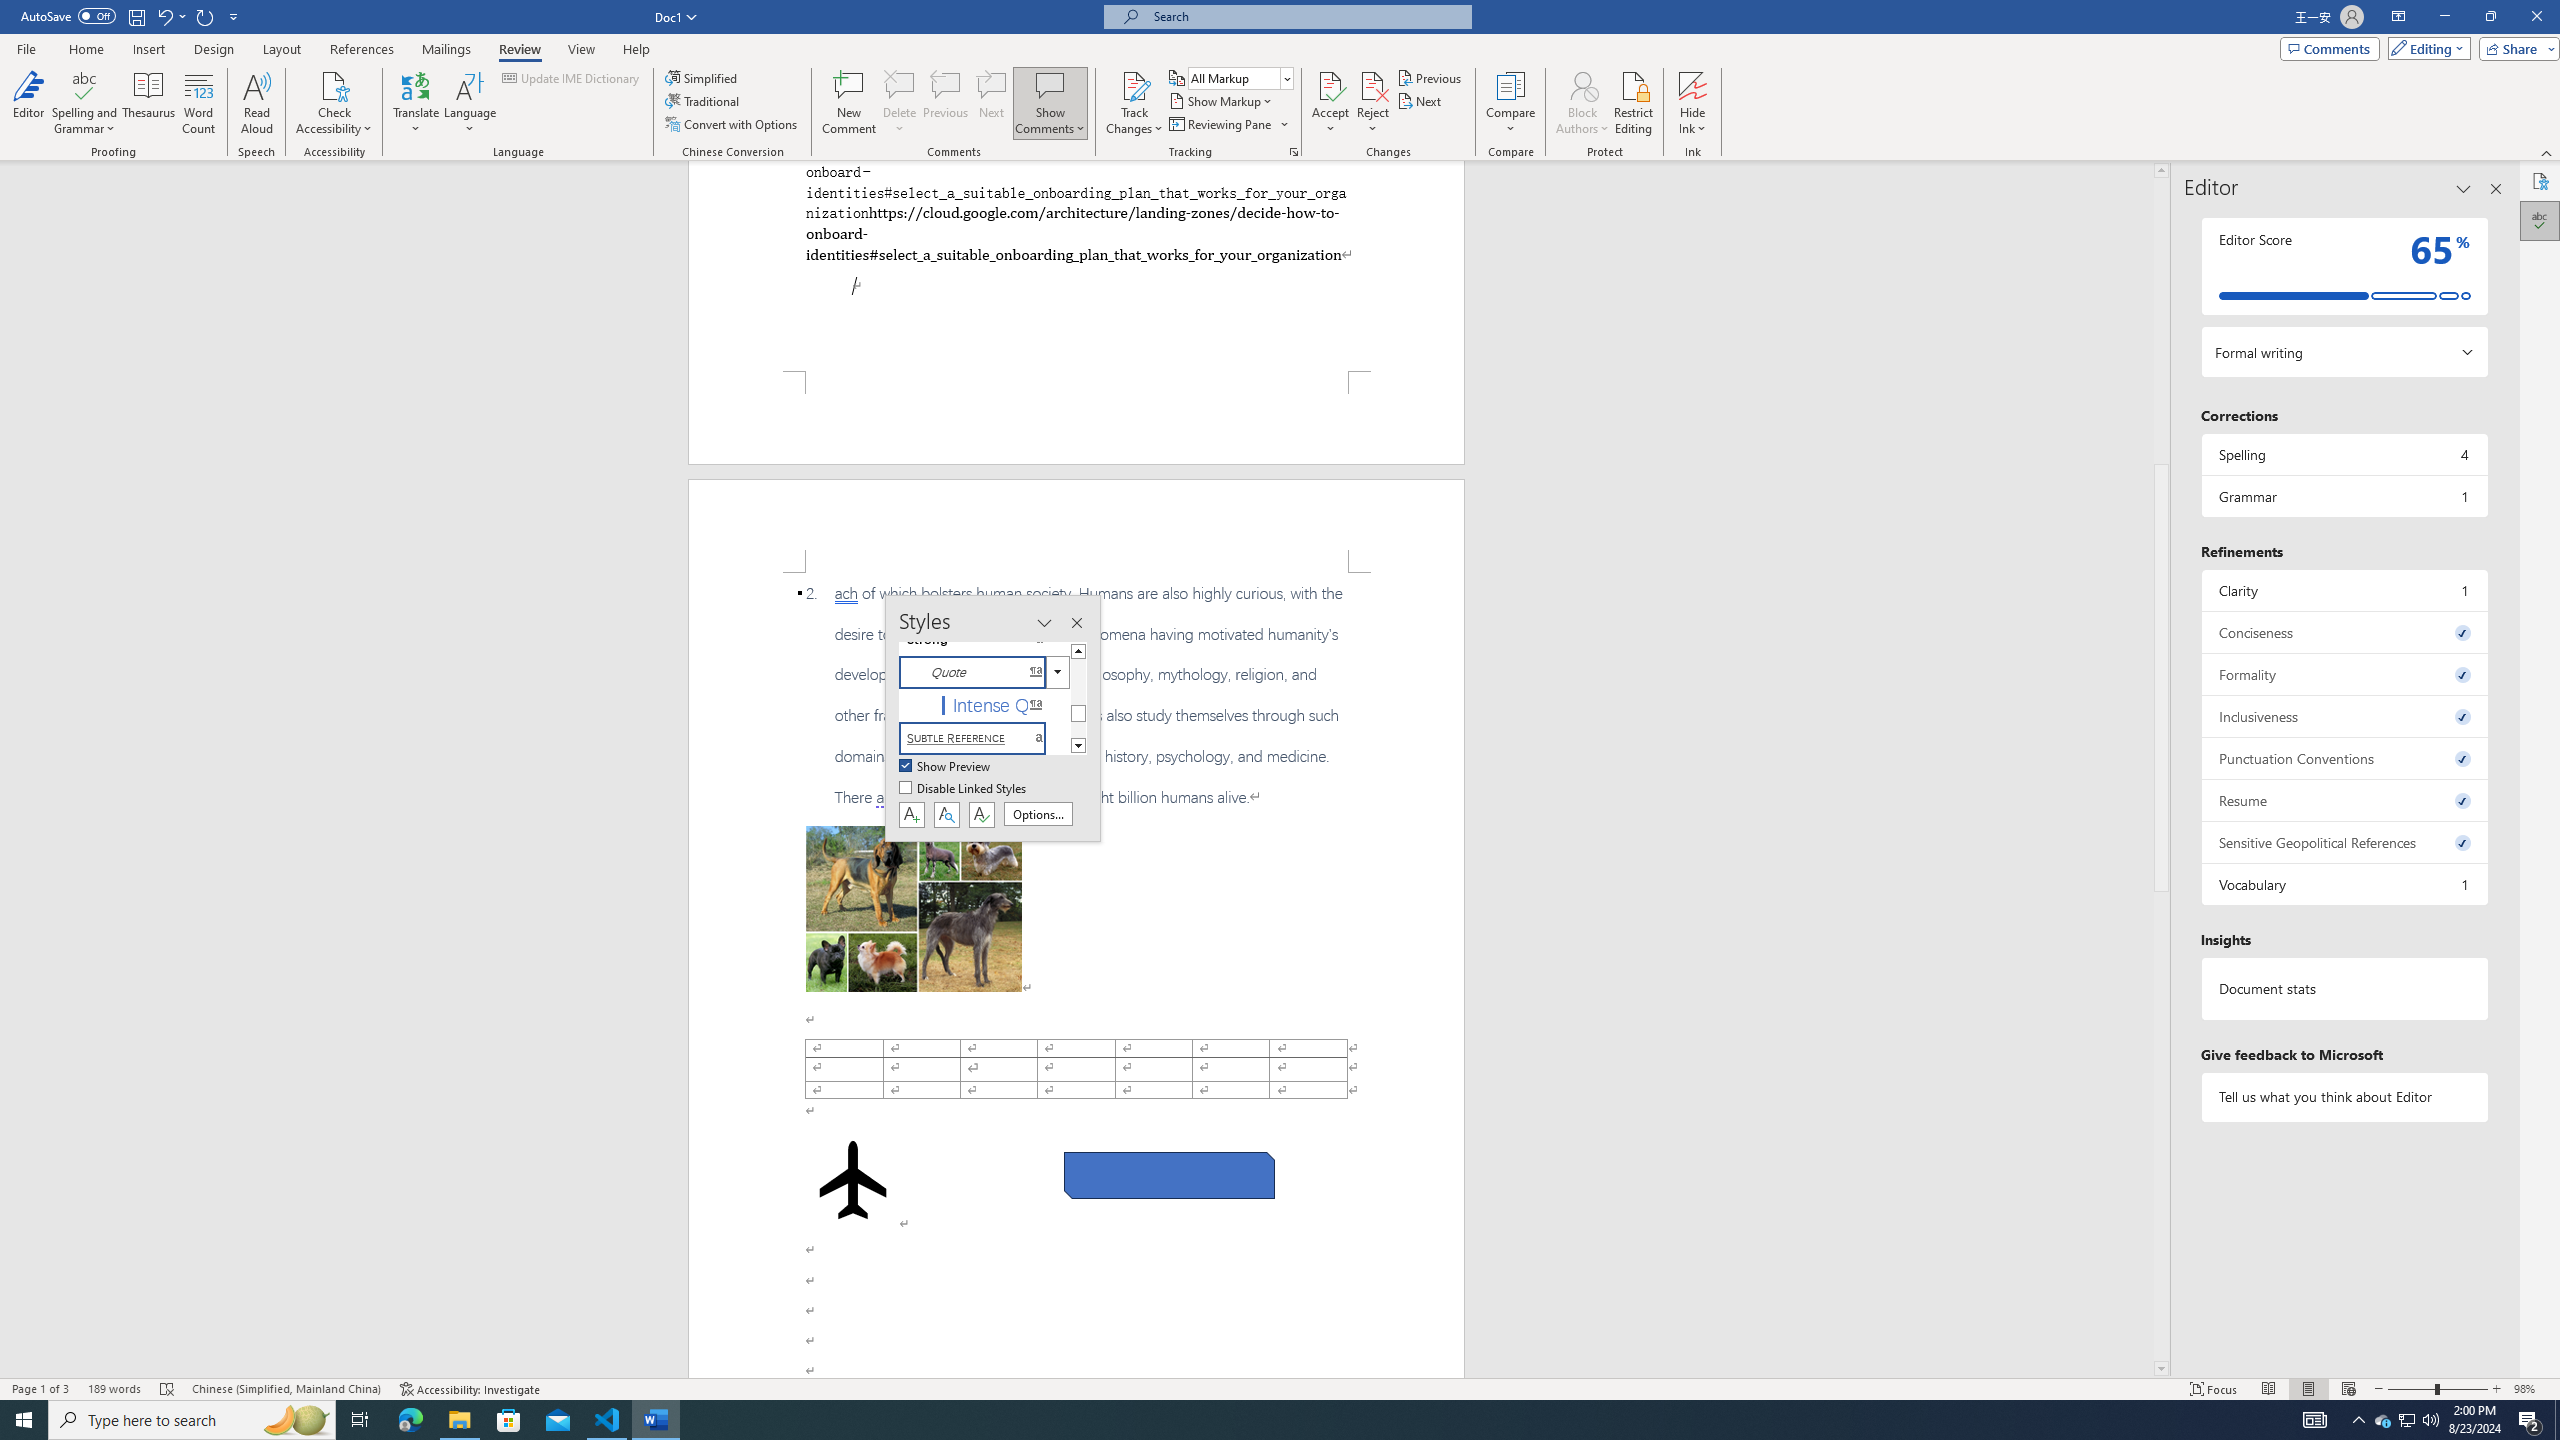 The width and height of the screenshot is (2560, 1440). Describe the element at coordinates (1038, 813) in the screenshot. I see `'Options...'` at that location.